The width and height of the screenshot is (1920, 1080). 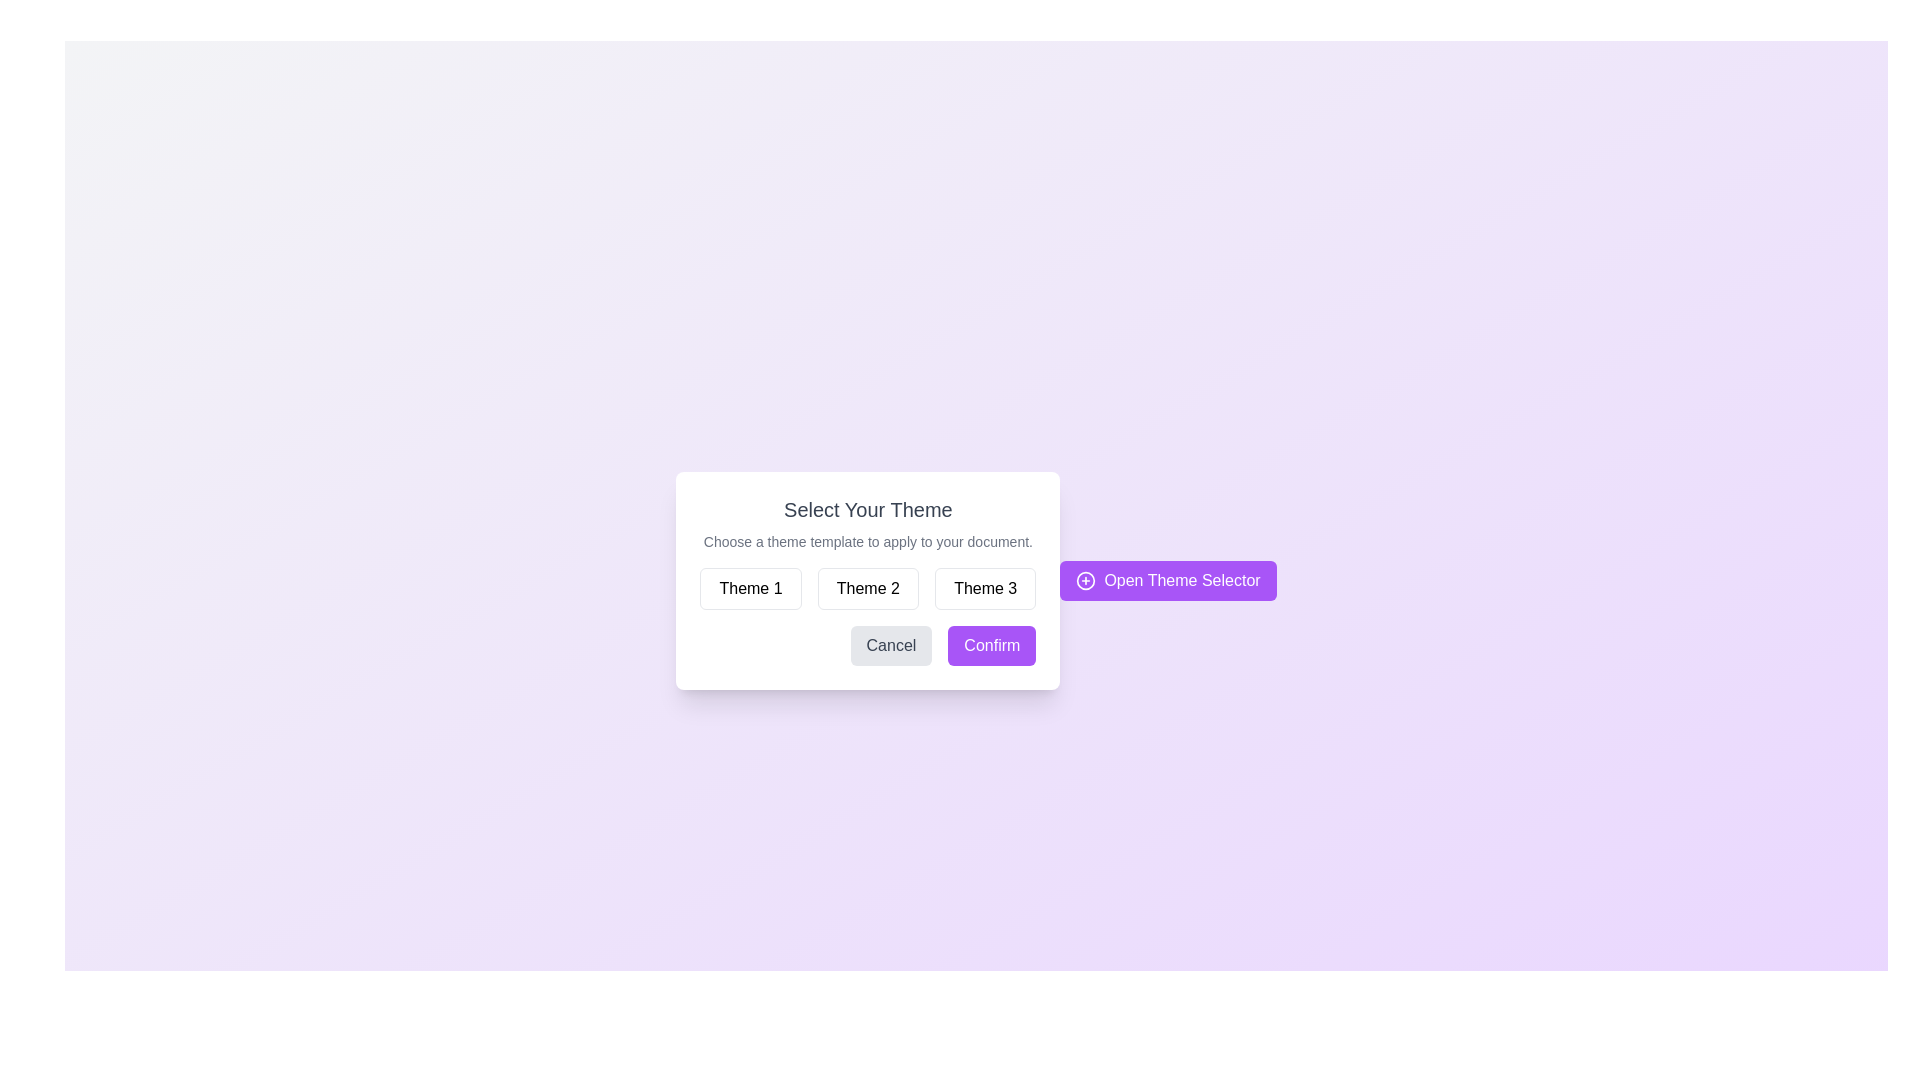 I want to click on the circular icon with a thin outline, located near the 'Open Theme Selector' label on the right side of the dialog box, so click(x=1085, y=581).